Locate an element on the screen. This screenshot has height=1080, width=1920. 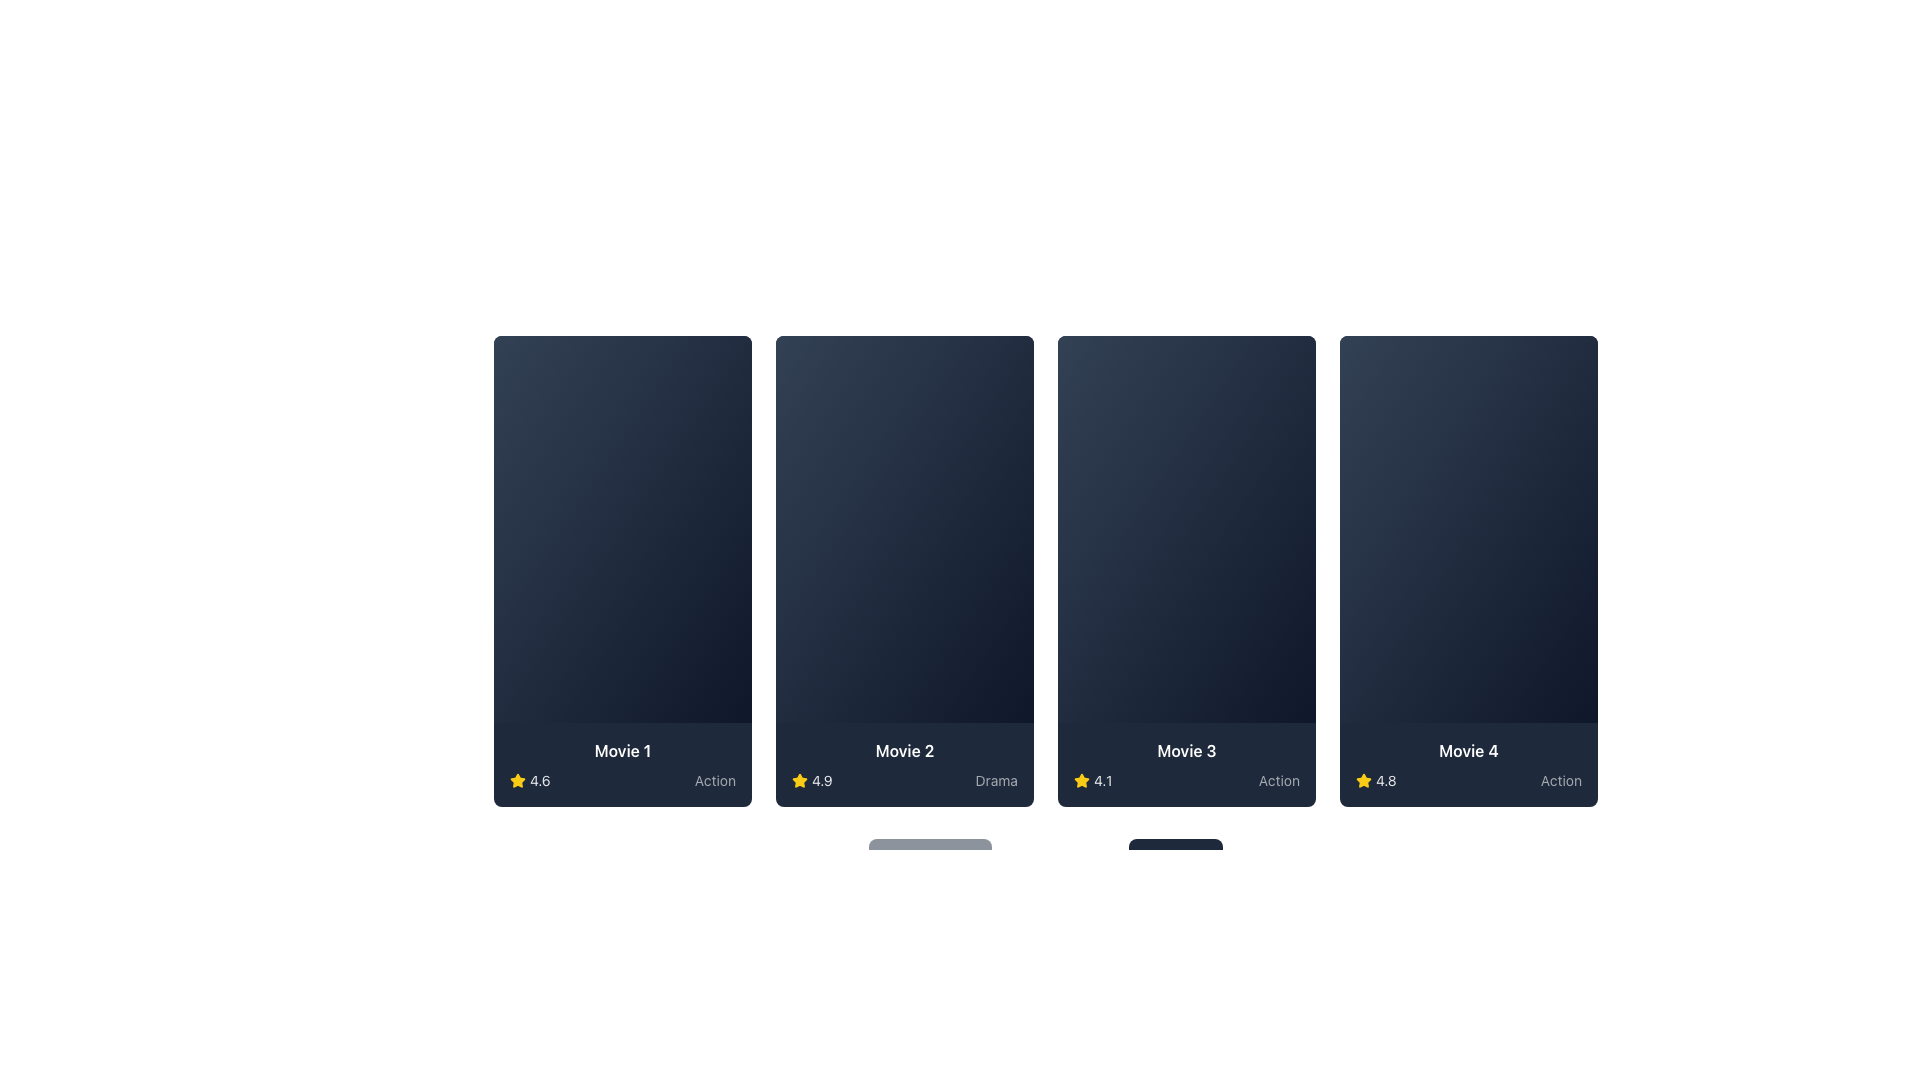
the content displayed on the informative card or panel about the movie, which is located under the central section of the interface, specifically the second segment in a row of similar sections is located at coordinates (904, 764).